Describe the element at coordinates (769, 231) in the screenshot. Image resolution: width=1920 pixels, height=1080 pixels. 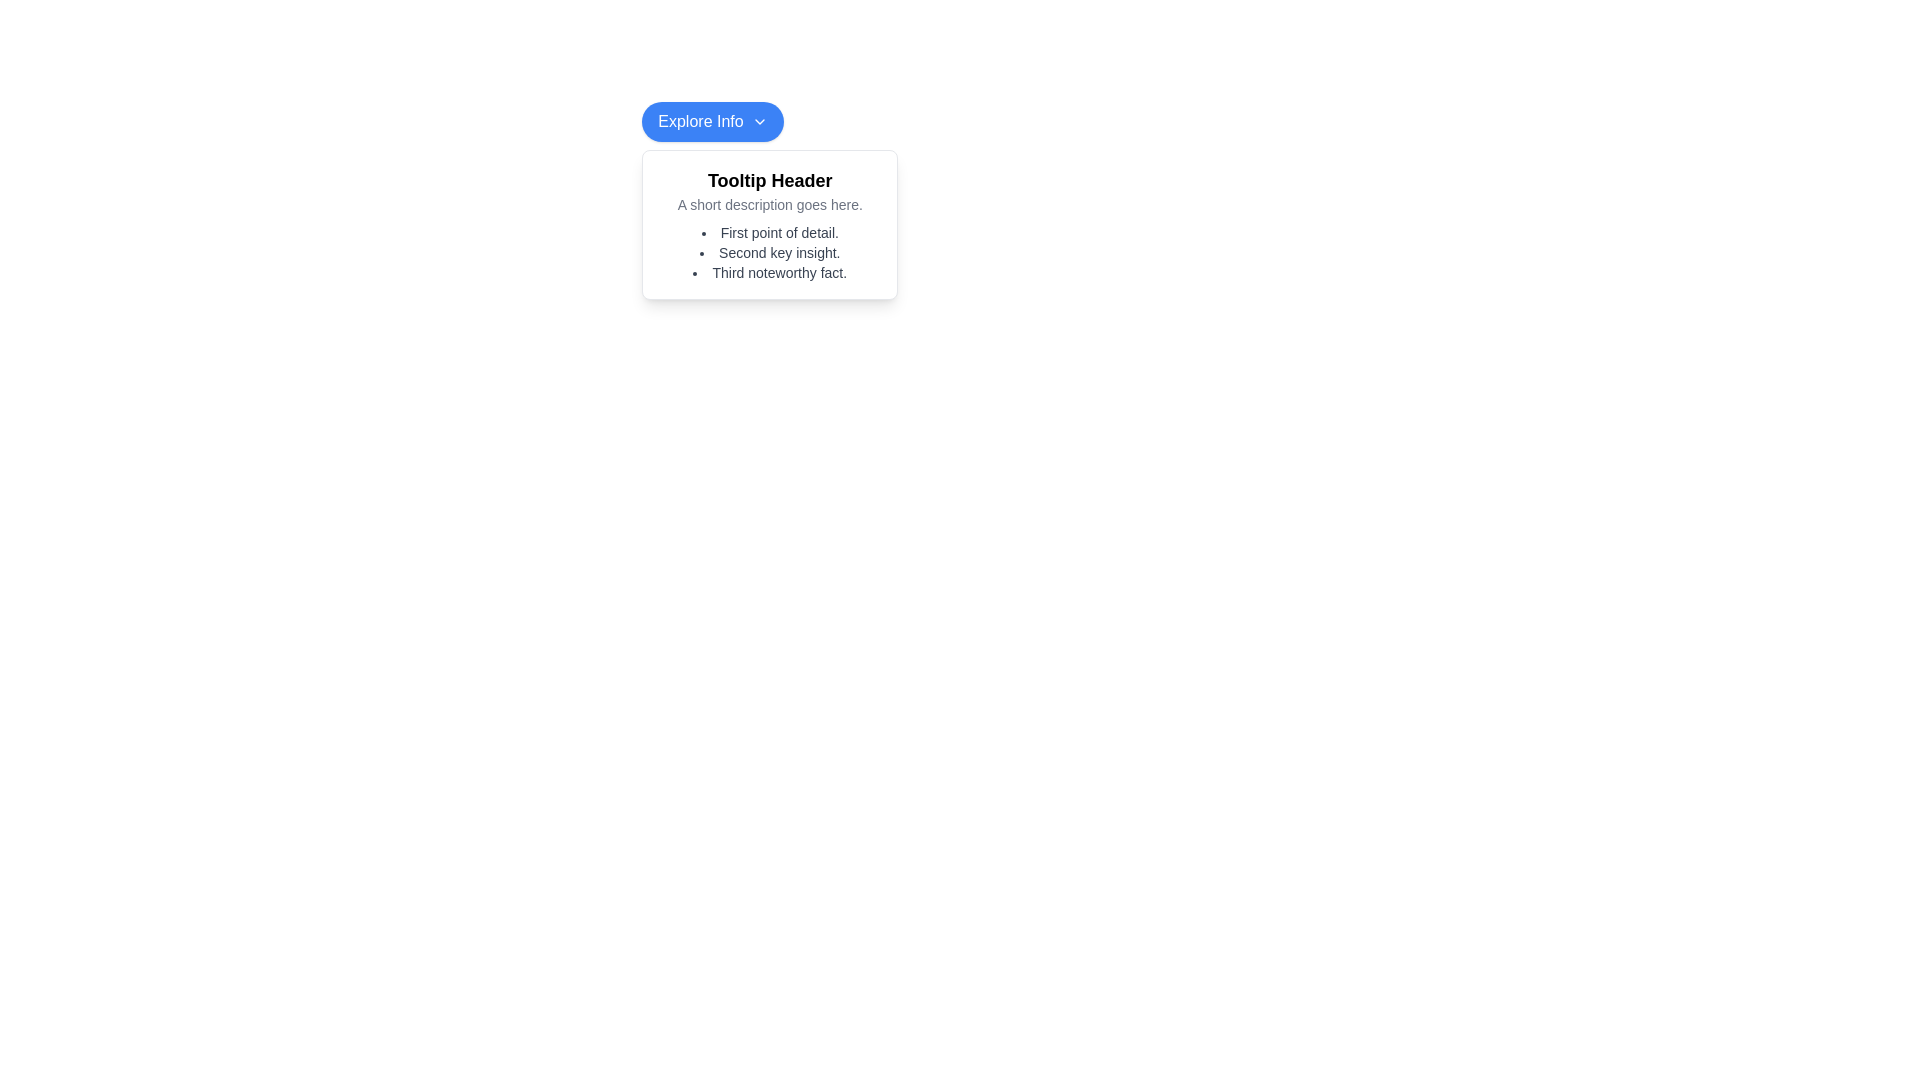
I see `the first list item in the tooltip, which contains the text 'First point of detail.'` at that location.